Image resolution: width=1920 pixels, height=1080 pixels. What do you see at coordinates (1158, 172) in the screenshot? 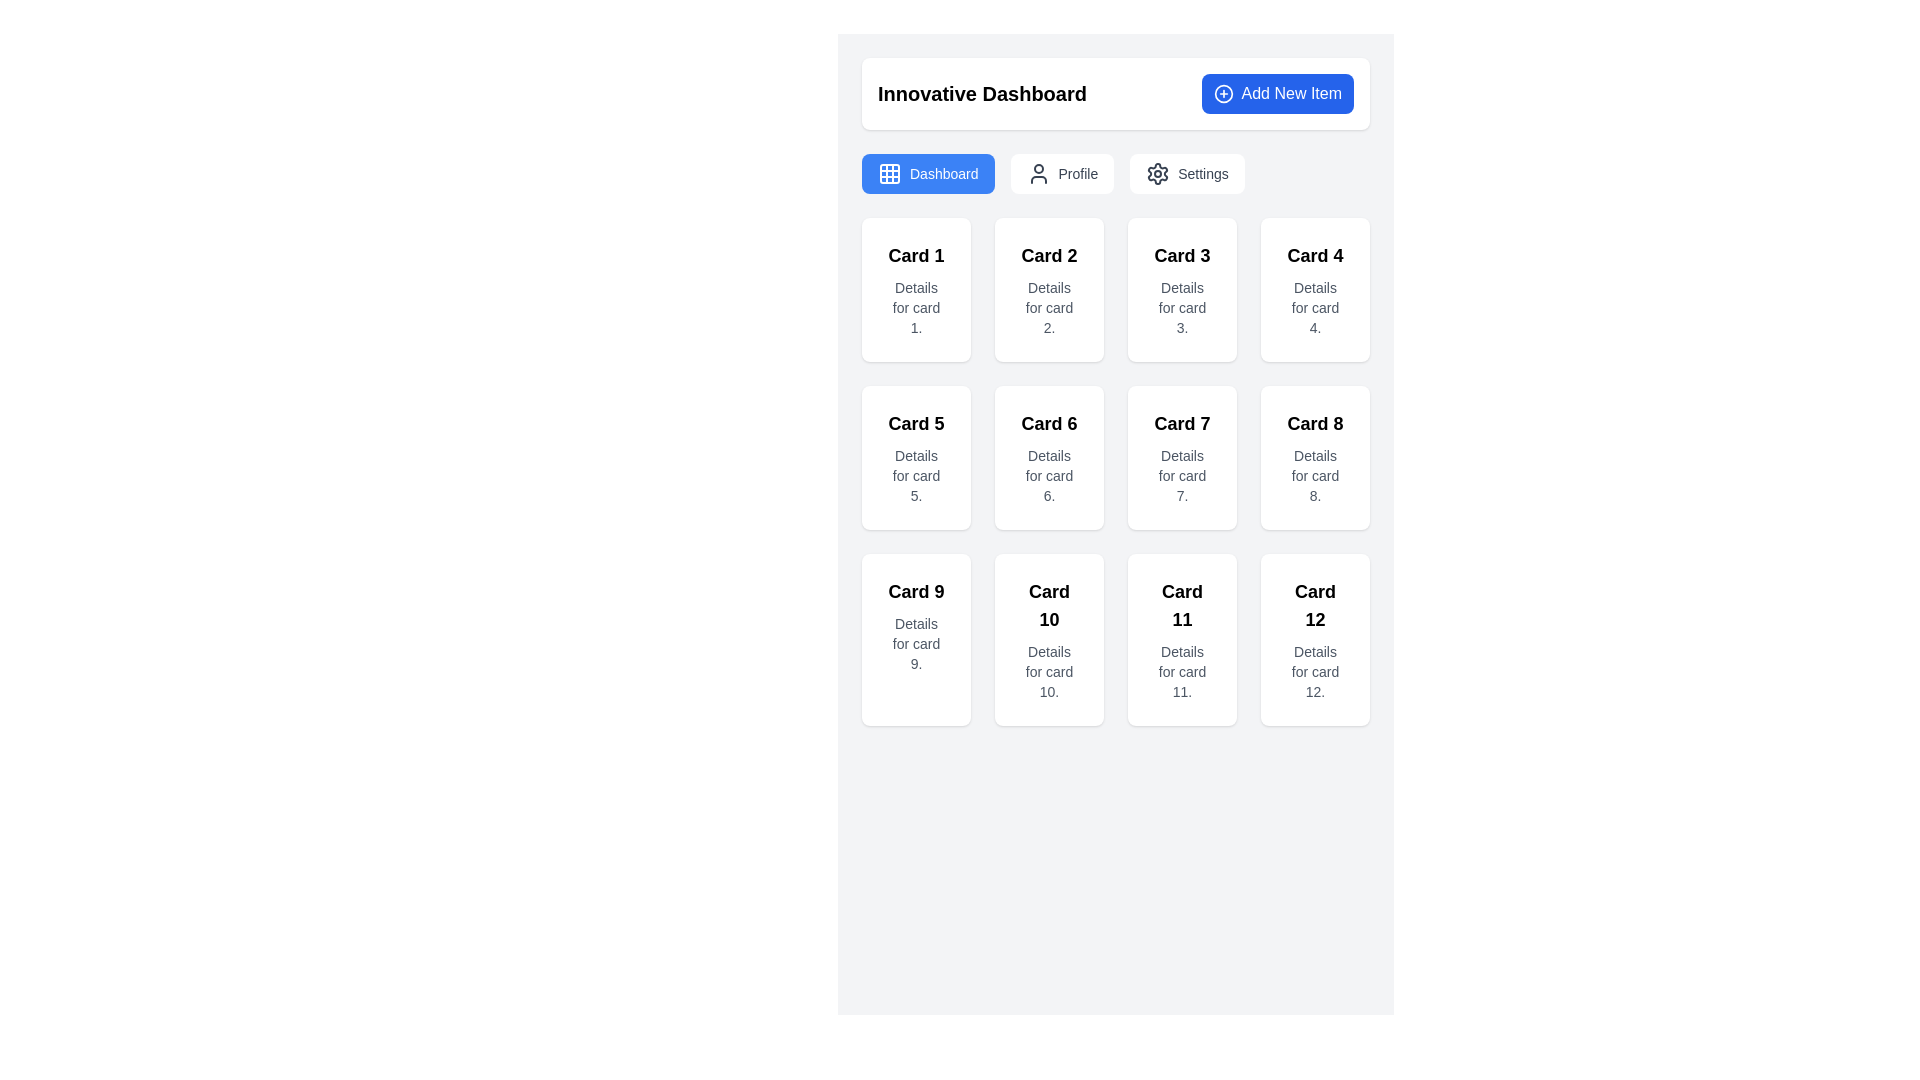
I see `the settings gear icon located at the rightmost position of the top navigation bar` at bounding box center [1158, 172].